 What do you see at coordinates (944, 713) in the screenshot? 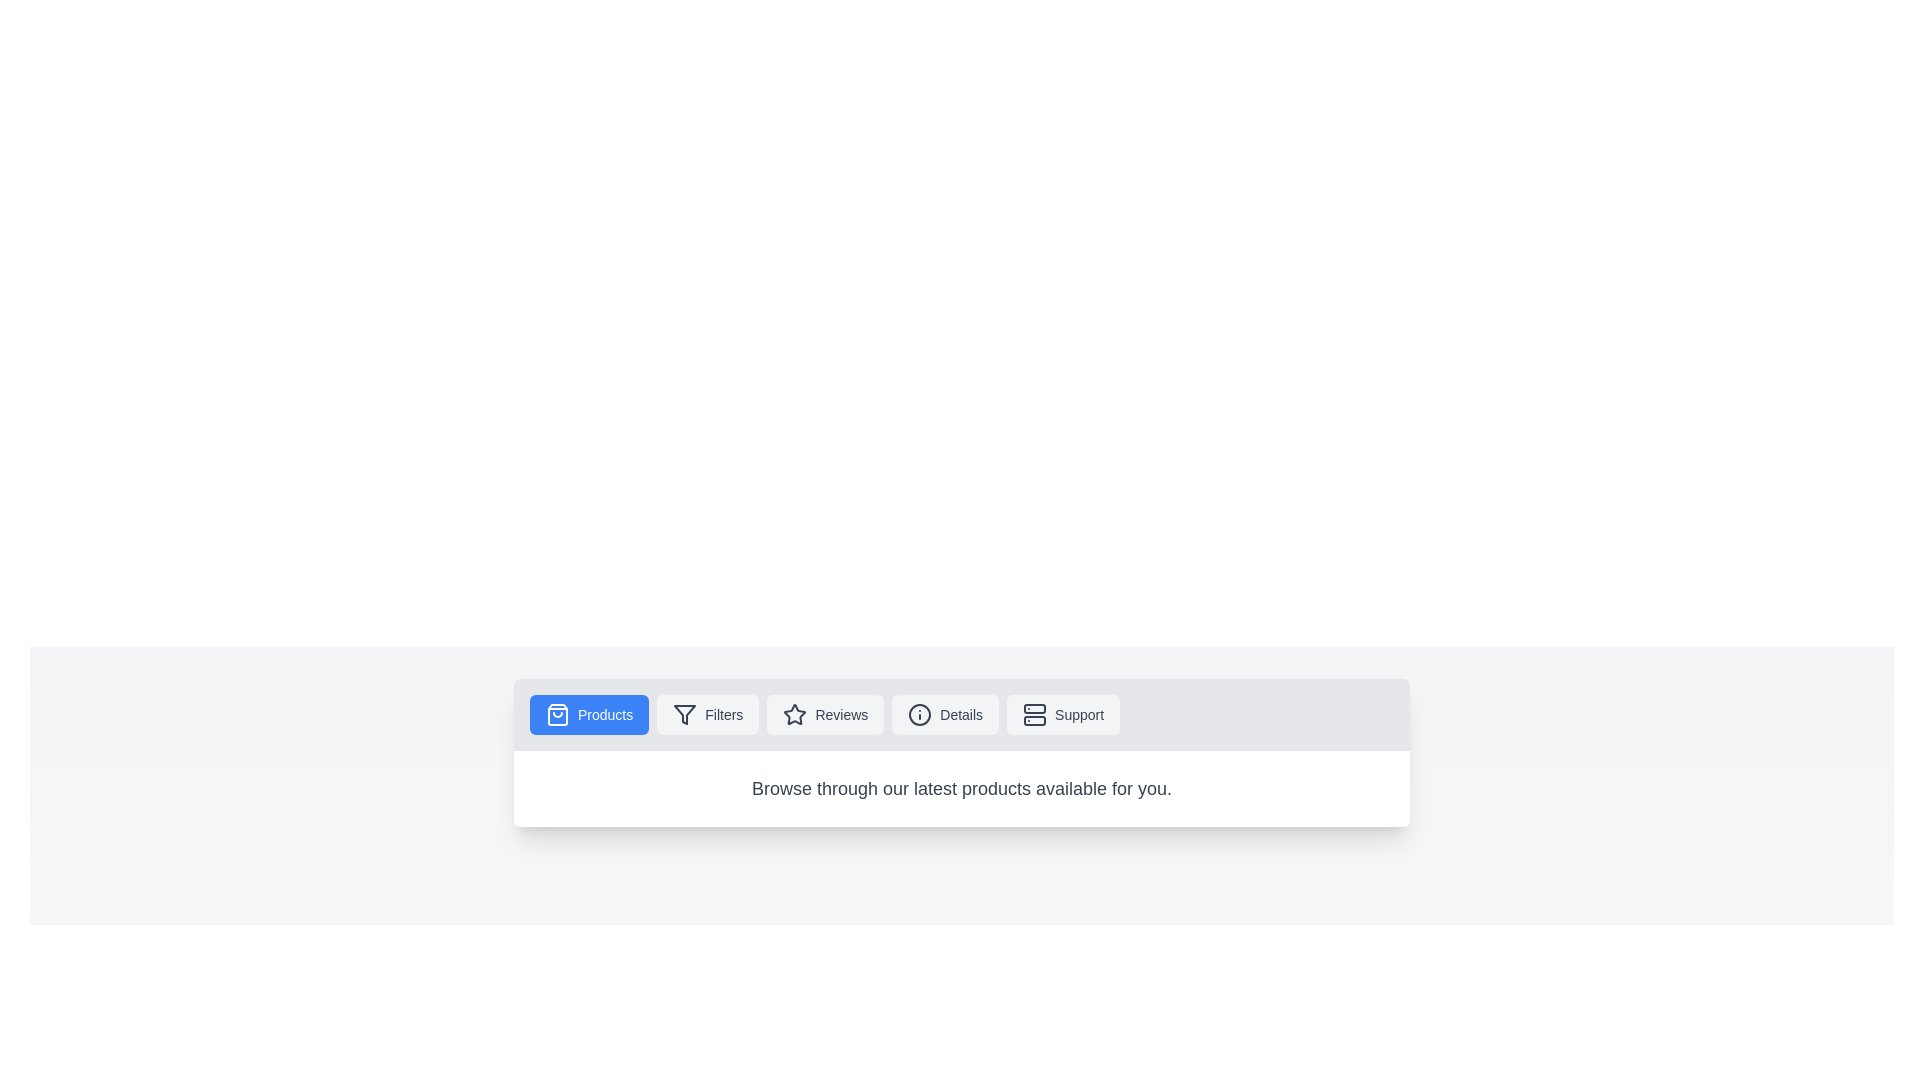
I see `the Details tab to observe its hover effect` at bounding box center [944, 713].